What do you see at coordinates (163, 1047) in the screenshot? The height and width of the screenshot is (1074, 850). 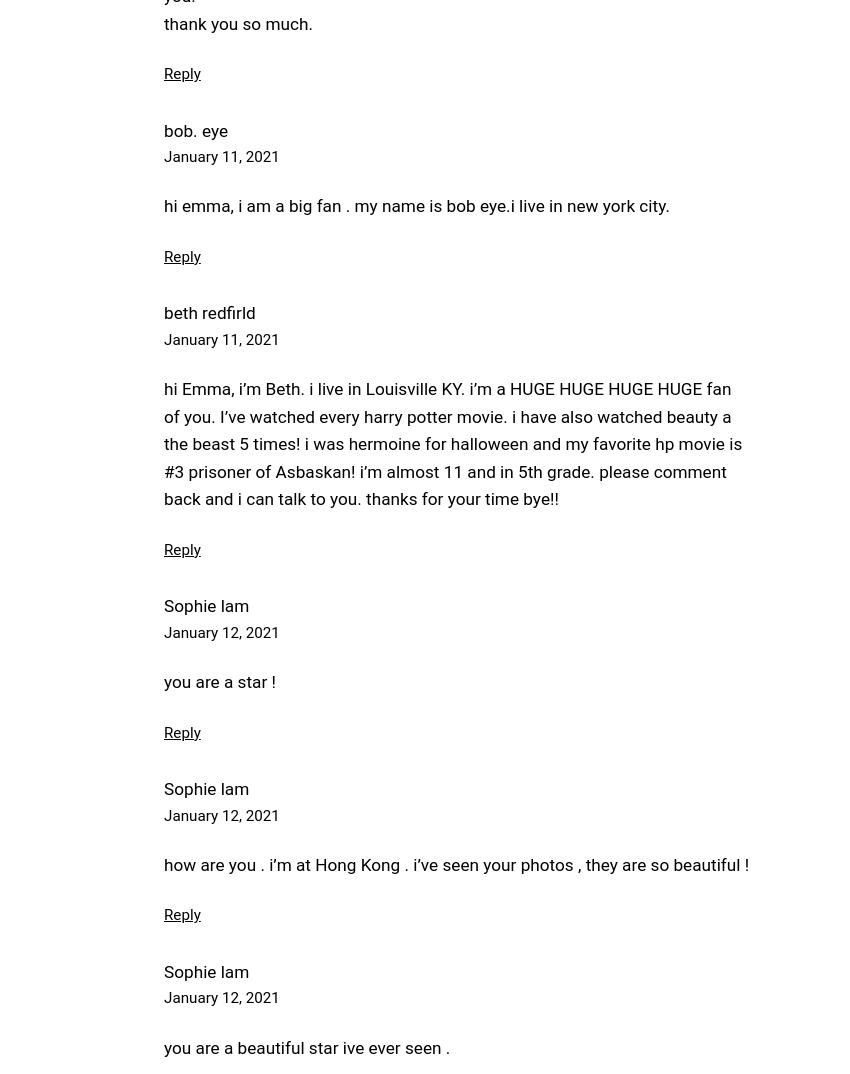 I see `'you are a beautiful star ive ever seen .'` at bounding box center [163, 1047].